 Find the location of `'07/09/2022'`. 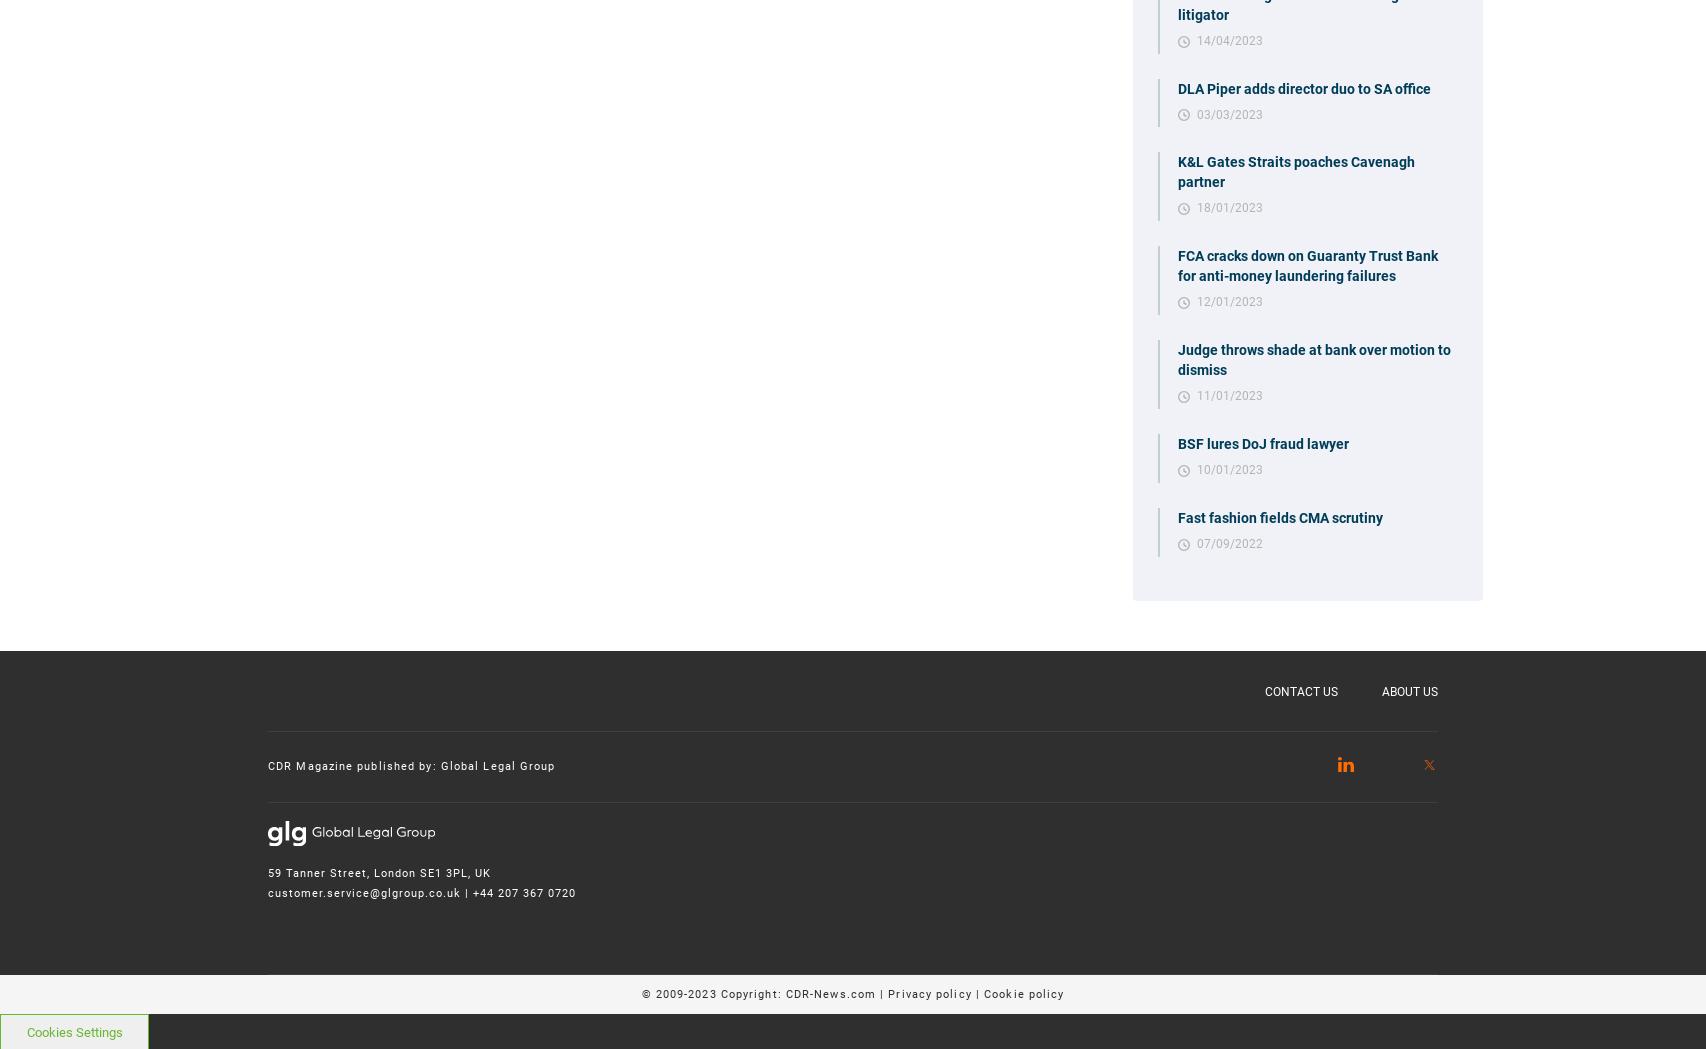

'07/09/2022' is located at coordinates (1194, 542).